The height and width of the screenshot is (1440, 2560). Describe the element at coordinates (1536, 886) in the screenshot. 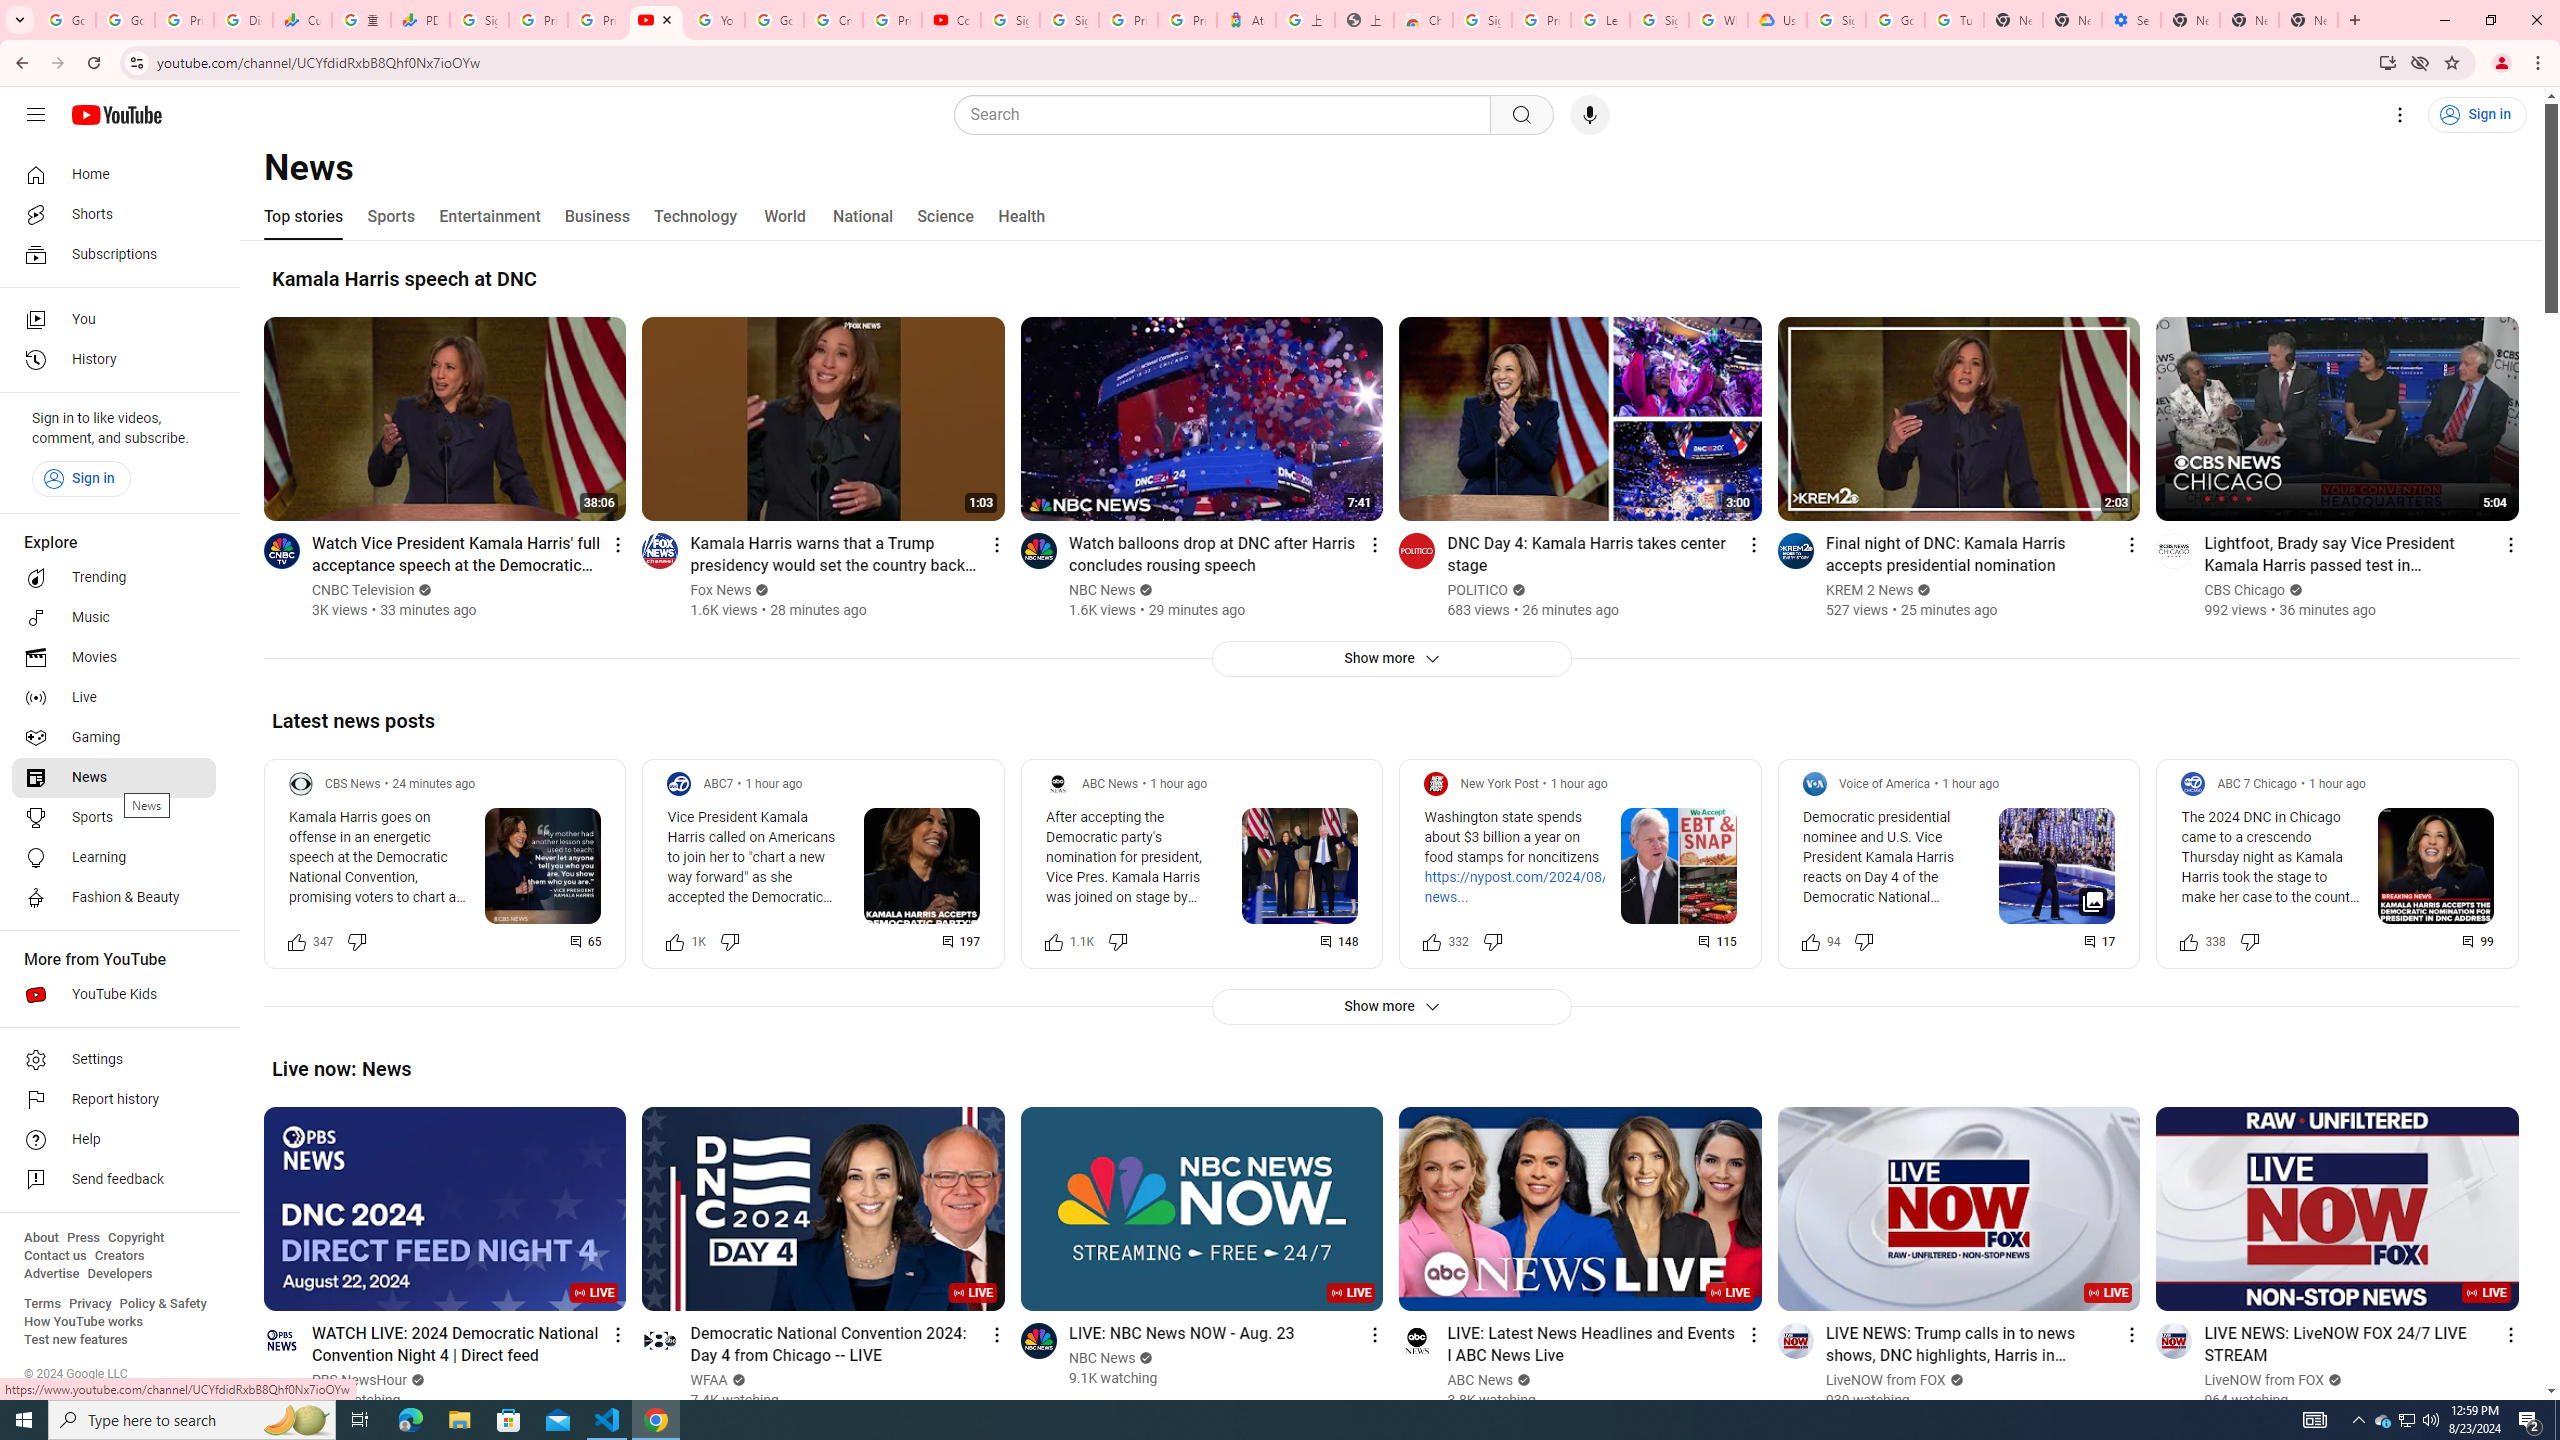

I see `'https://nypost.com/2024/08/21/us-news...'` at that location.